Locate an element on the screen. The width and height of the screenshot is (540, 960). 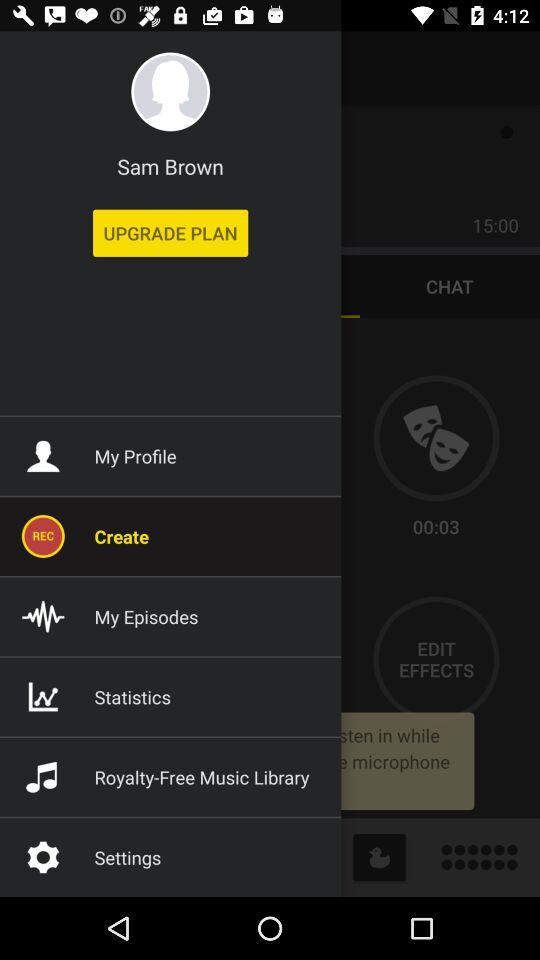
sam brown is located at coordinates (170, 165).